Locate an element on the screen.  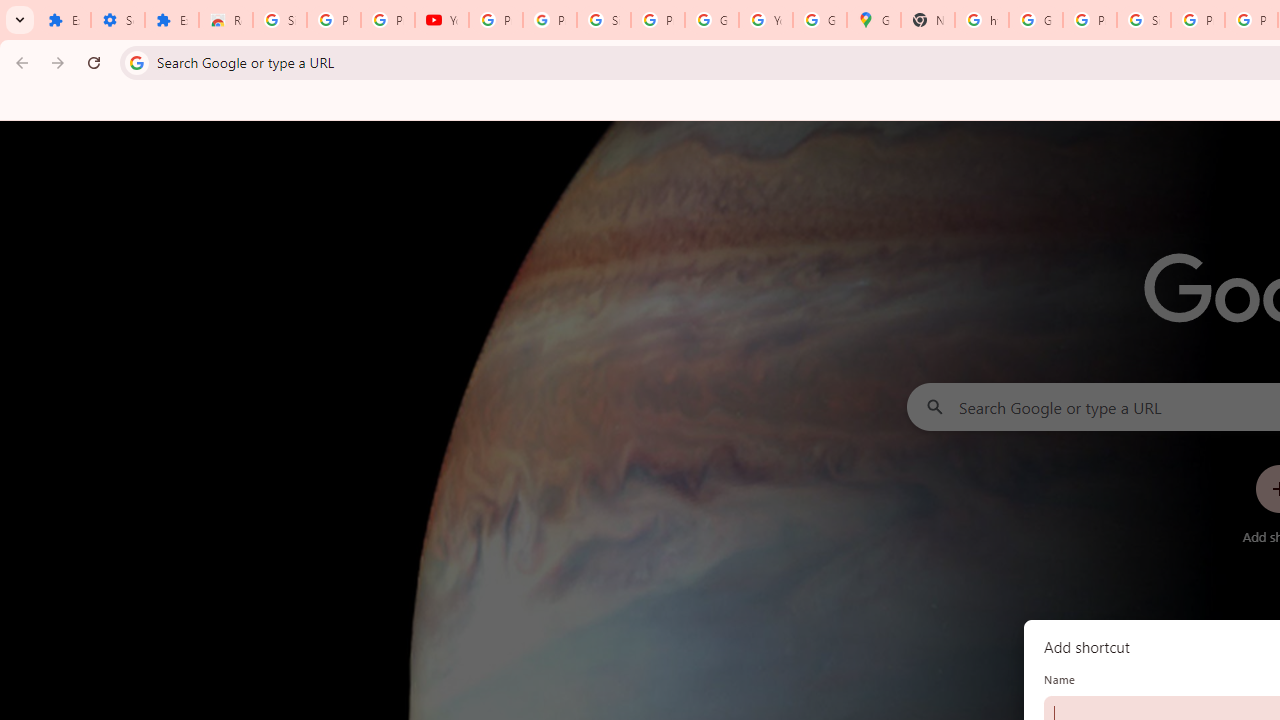
'New Tab' is located at coordinates (927, 20).